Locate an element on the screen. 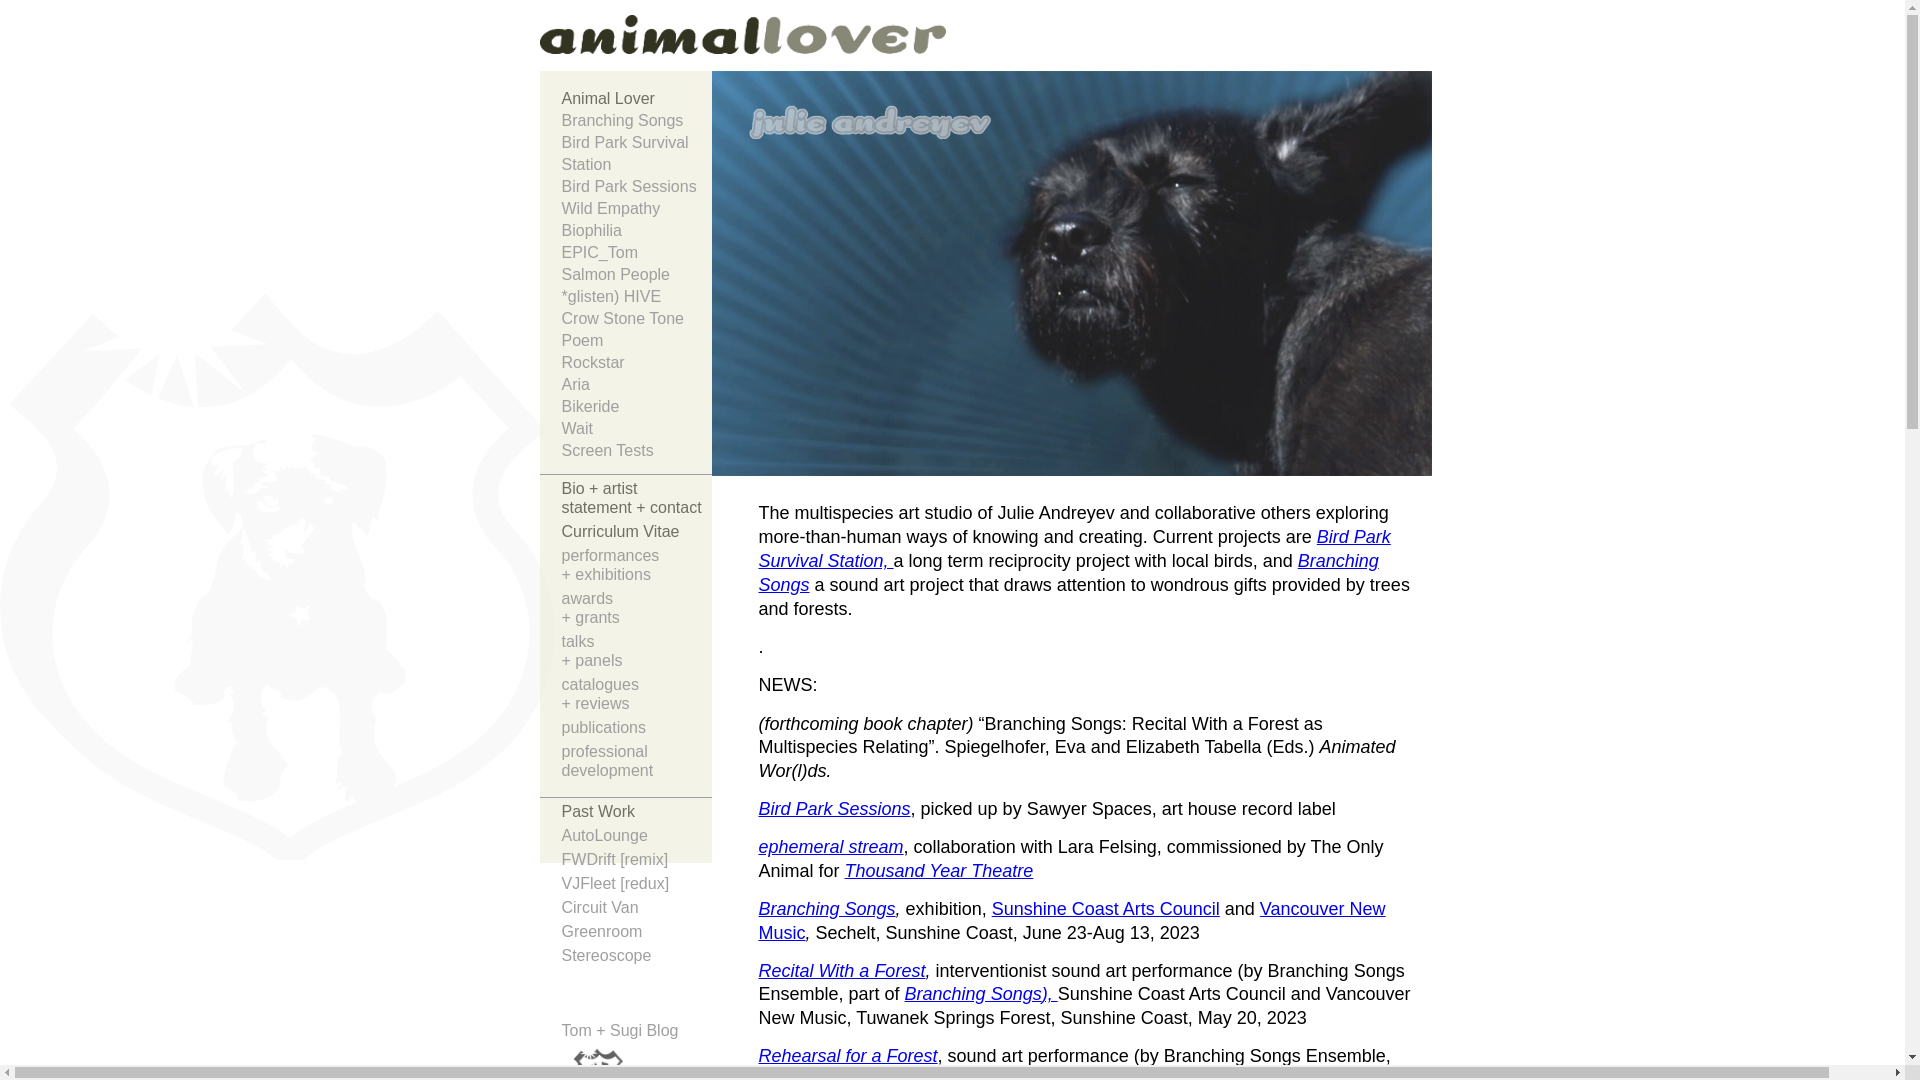  'Crow Stone Tone Poem' is located at coordinates (560, 329).